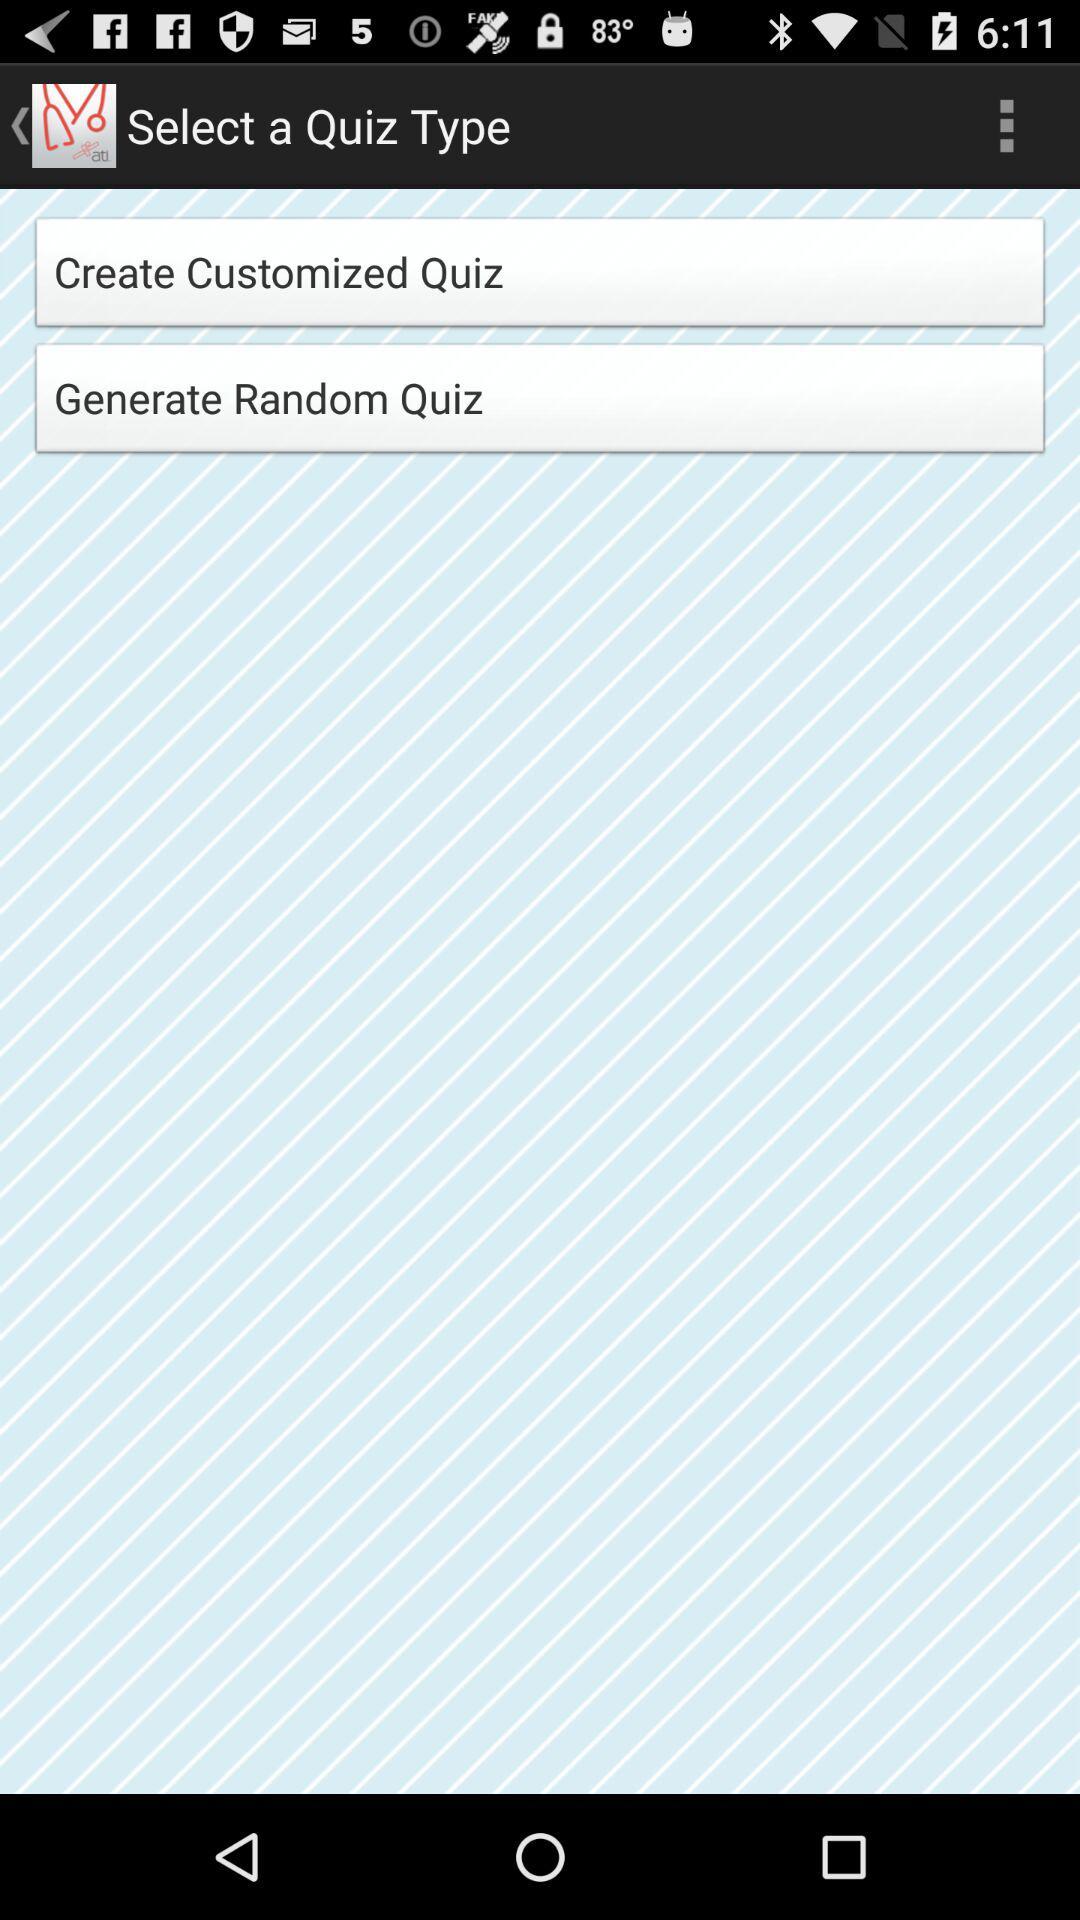  What do you see at coordinates (540, 277) in the screenshot?
I see `the icon above the generate random quiz item` at bounding box center [540, 277].